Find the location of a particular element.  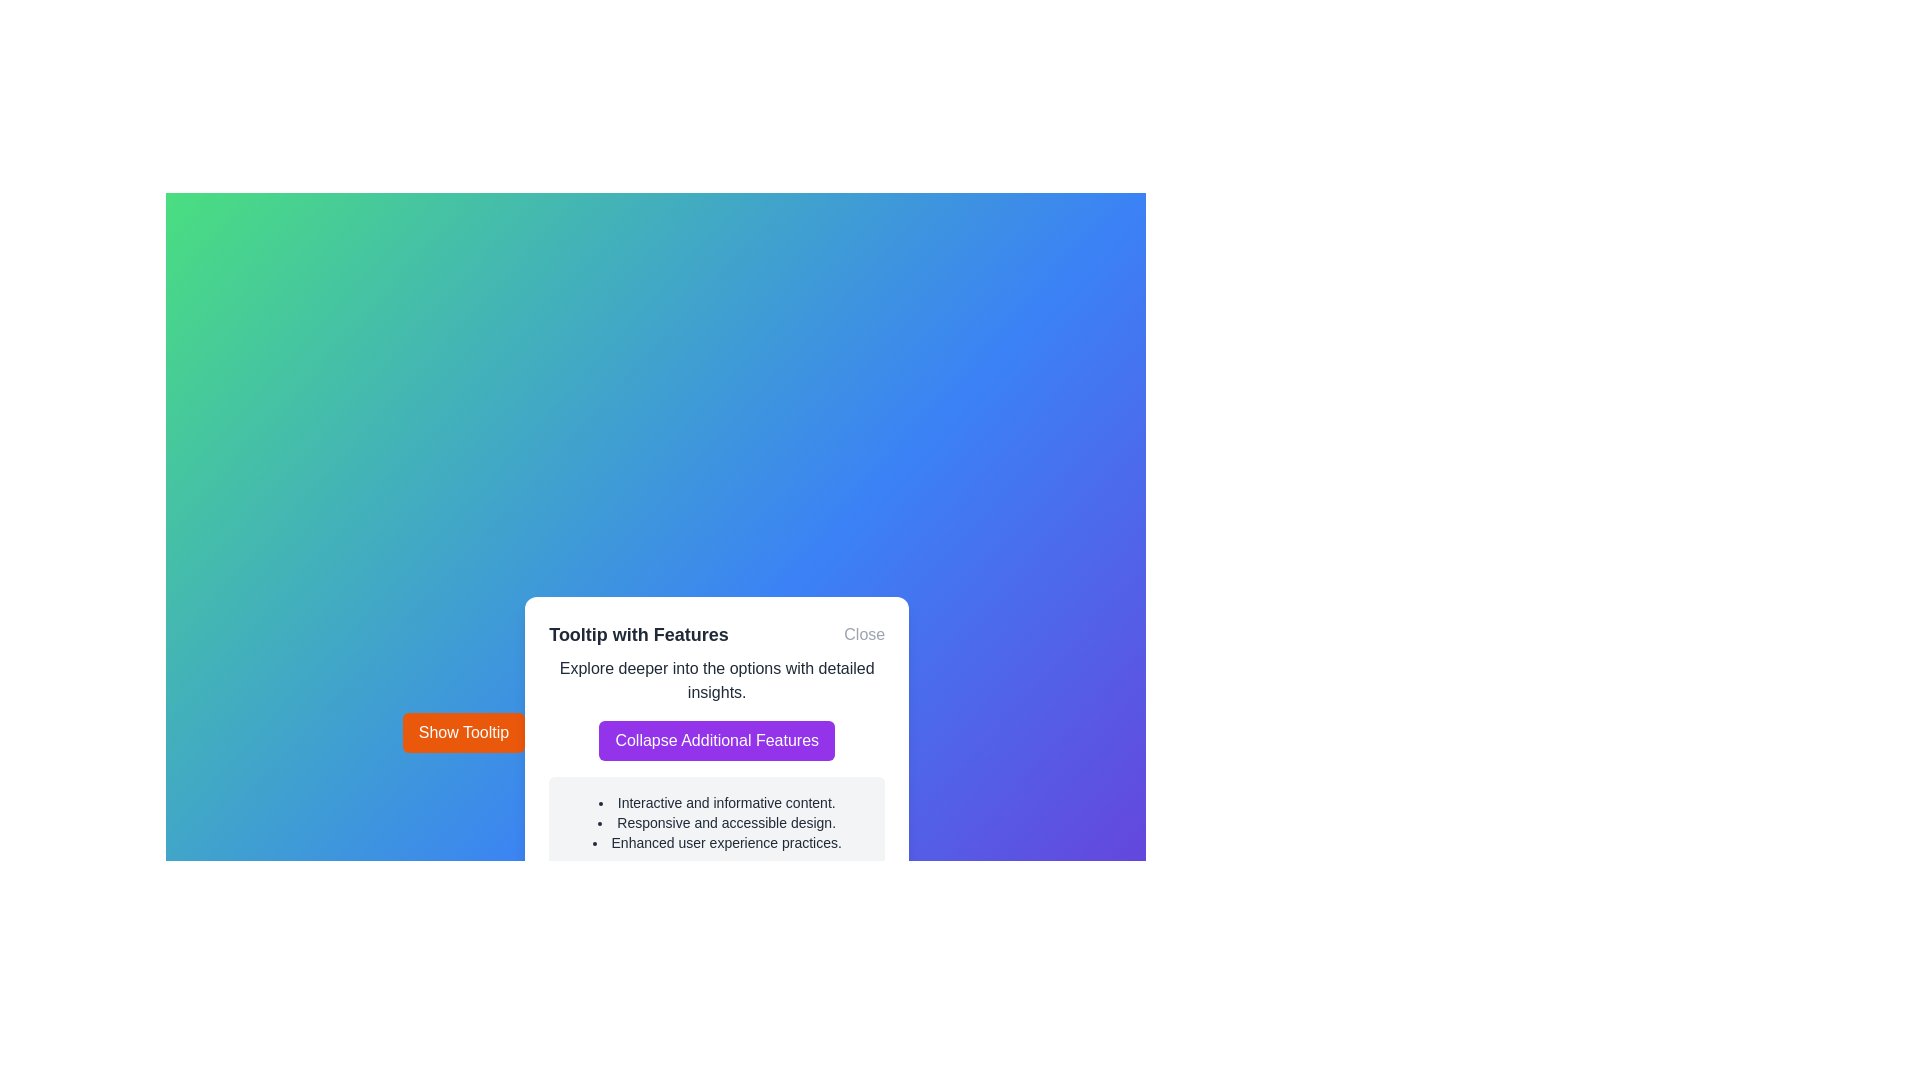

the header text label located at the top left of the tooltip pop-up, which serves as a descriptive title for the tooltip content is located at coordinates (637, 635).